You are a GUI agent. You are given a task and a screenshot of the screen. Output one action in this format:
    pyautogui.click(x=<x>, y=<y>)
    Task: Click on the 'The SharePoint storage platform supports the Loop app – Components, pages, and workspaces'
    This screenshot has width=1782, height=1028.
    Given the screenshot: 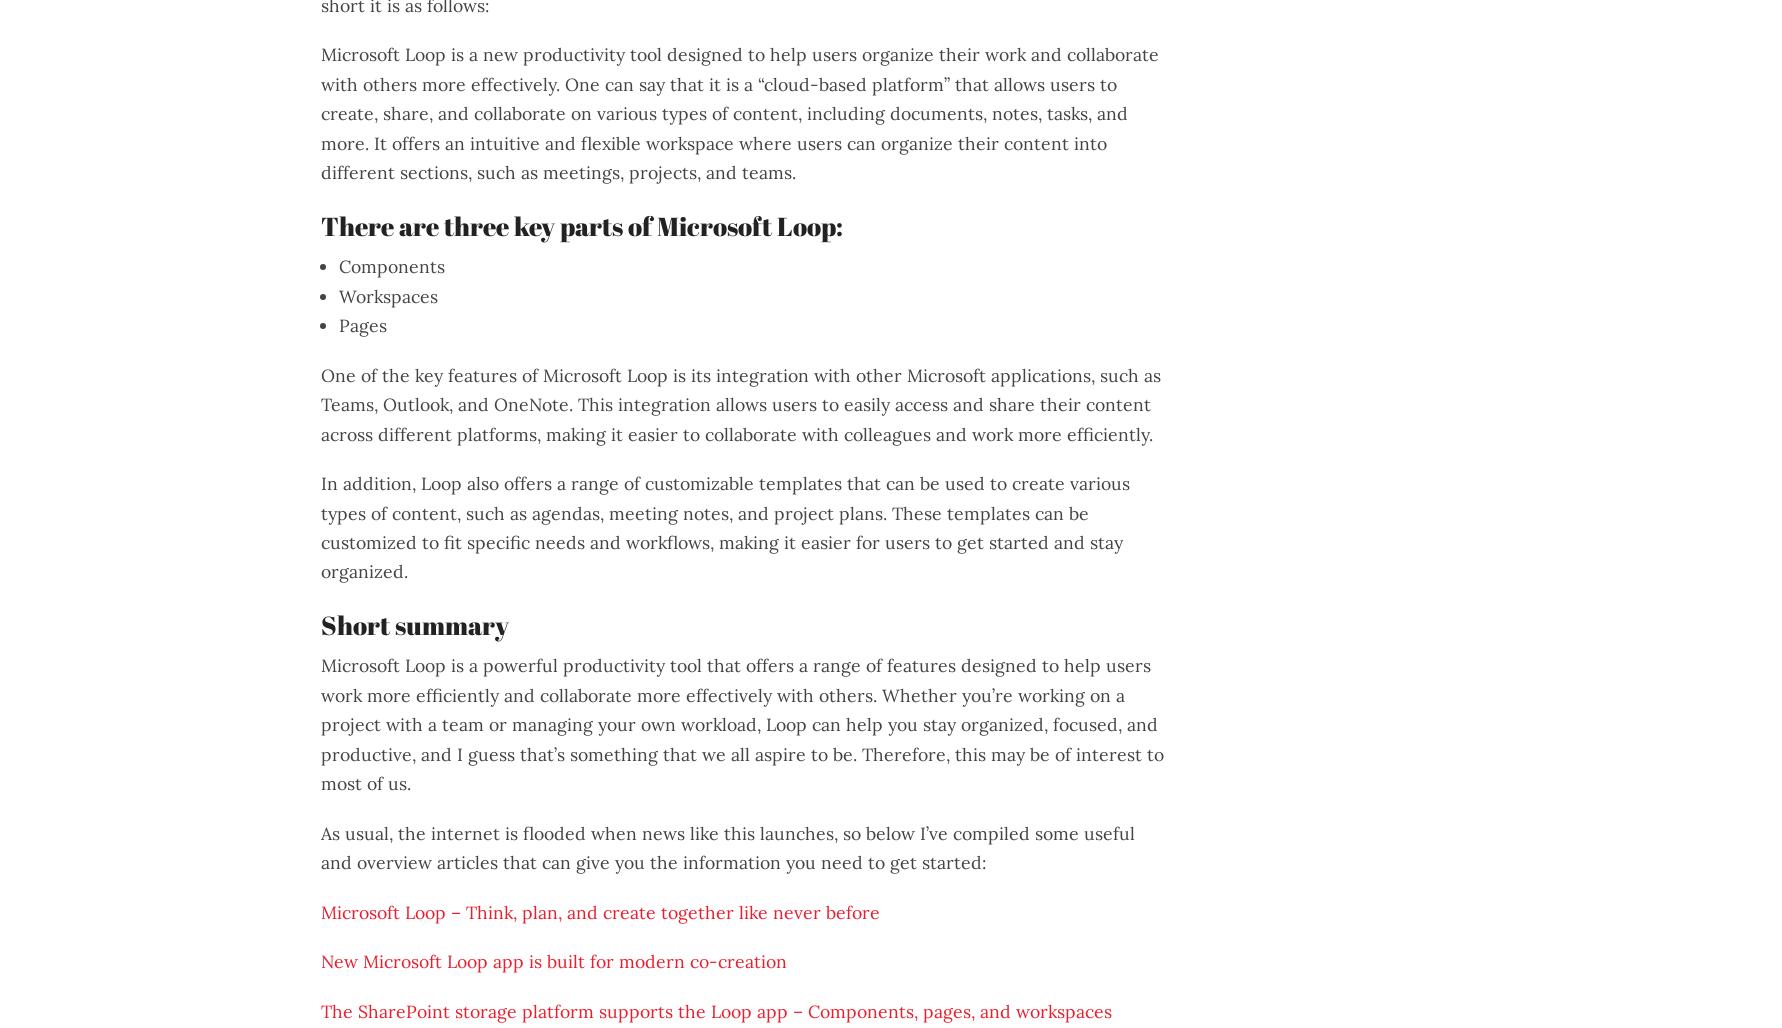 What is the action you would take?
    pyautogui.click(x=716, y=1009)
    